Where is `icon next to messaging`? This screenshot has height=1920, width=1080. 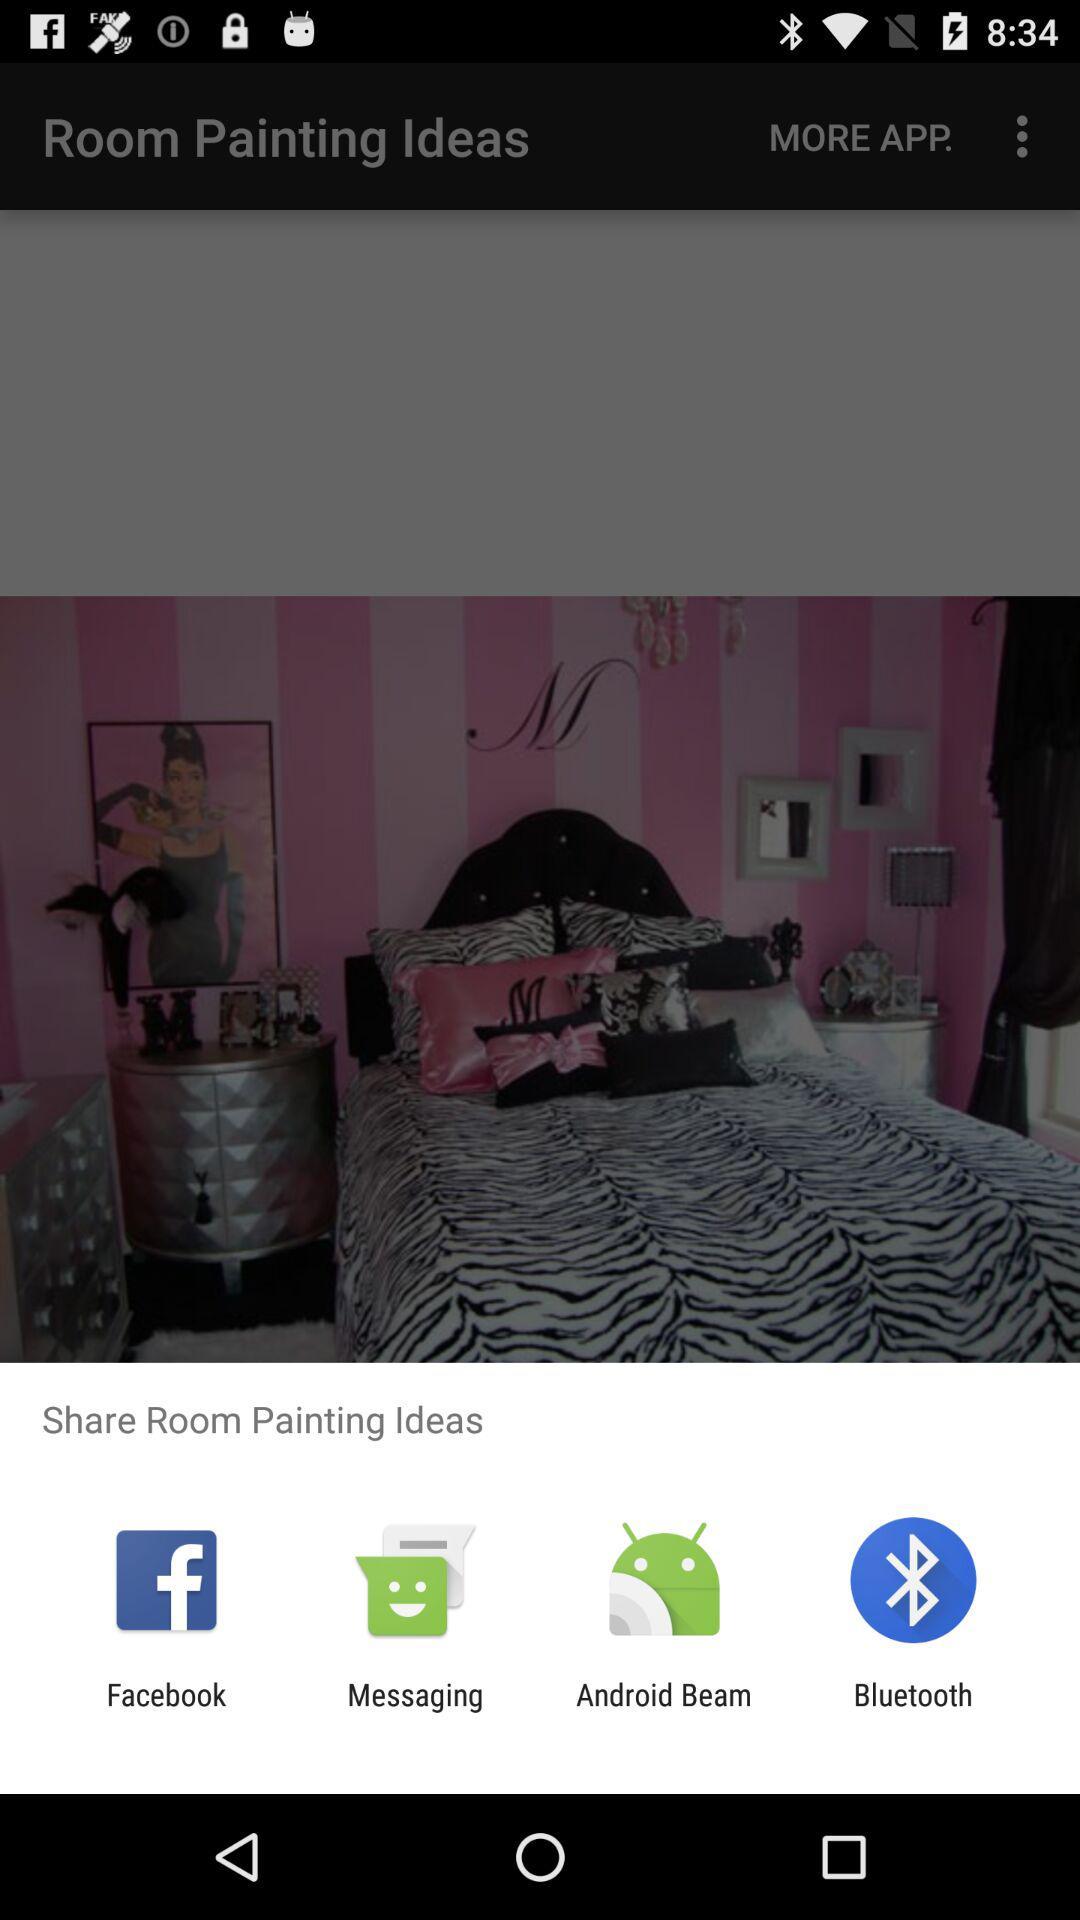 icon next to messaging is located at coordinates (664, 1711).